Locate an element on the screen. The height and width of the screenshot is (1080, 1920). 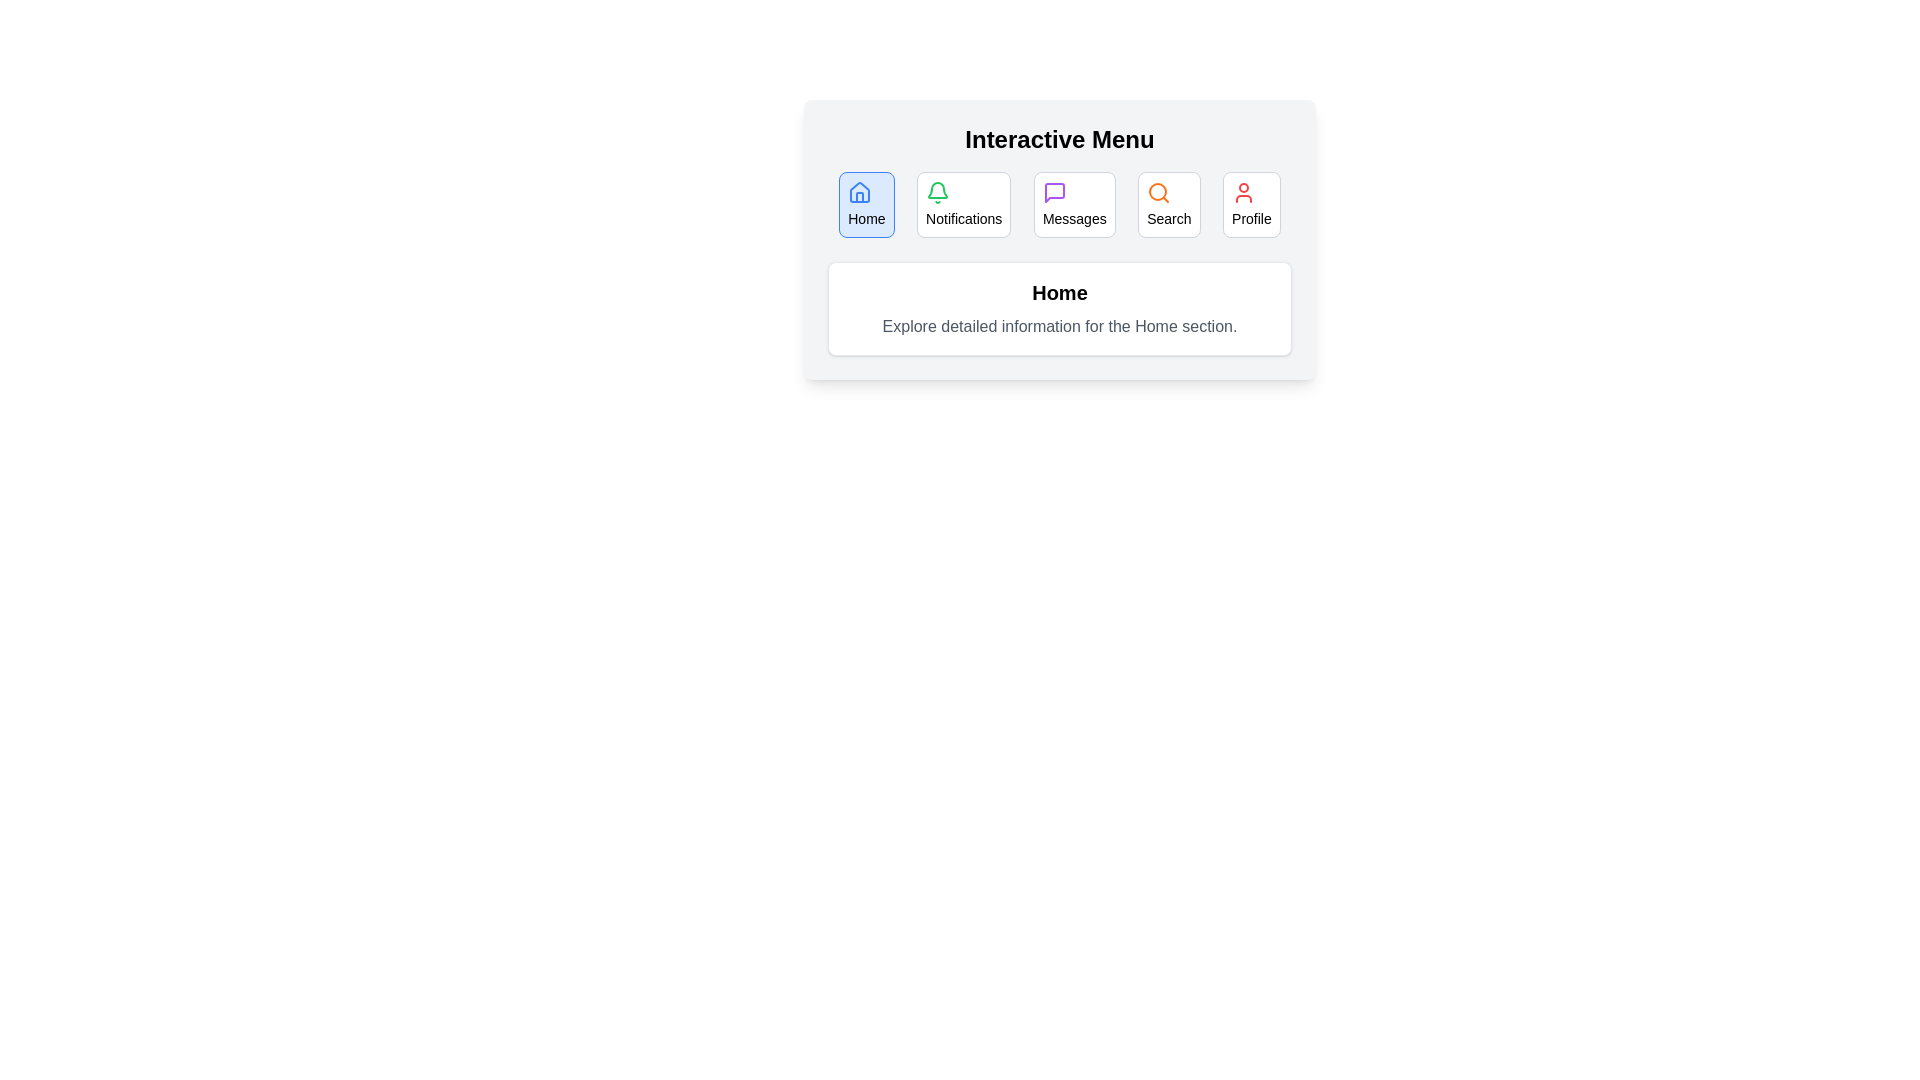
the 'Search' text label, which is styled in a simple sans-serif font and integrated into a white rectangular button with a rounded border, positioned fourth from the left among a horizontal row of five buttons is located at coordinates (1169, 219).